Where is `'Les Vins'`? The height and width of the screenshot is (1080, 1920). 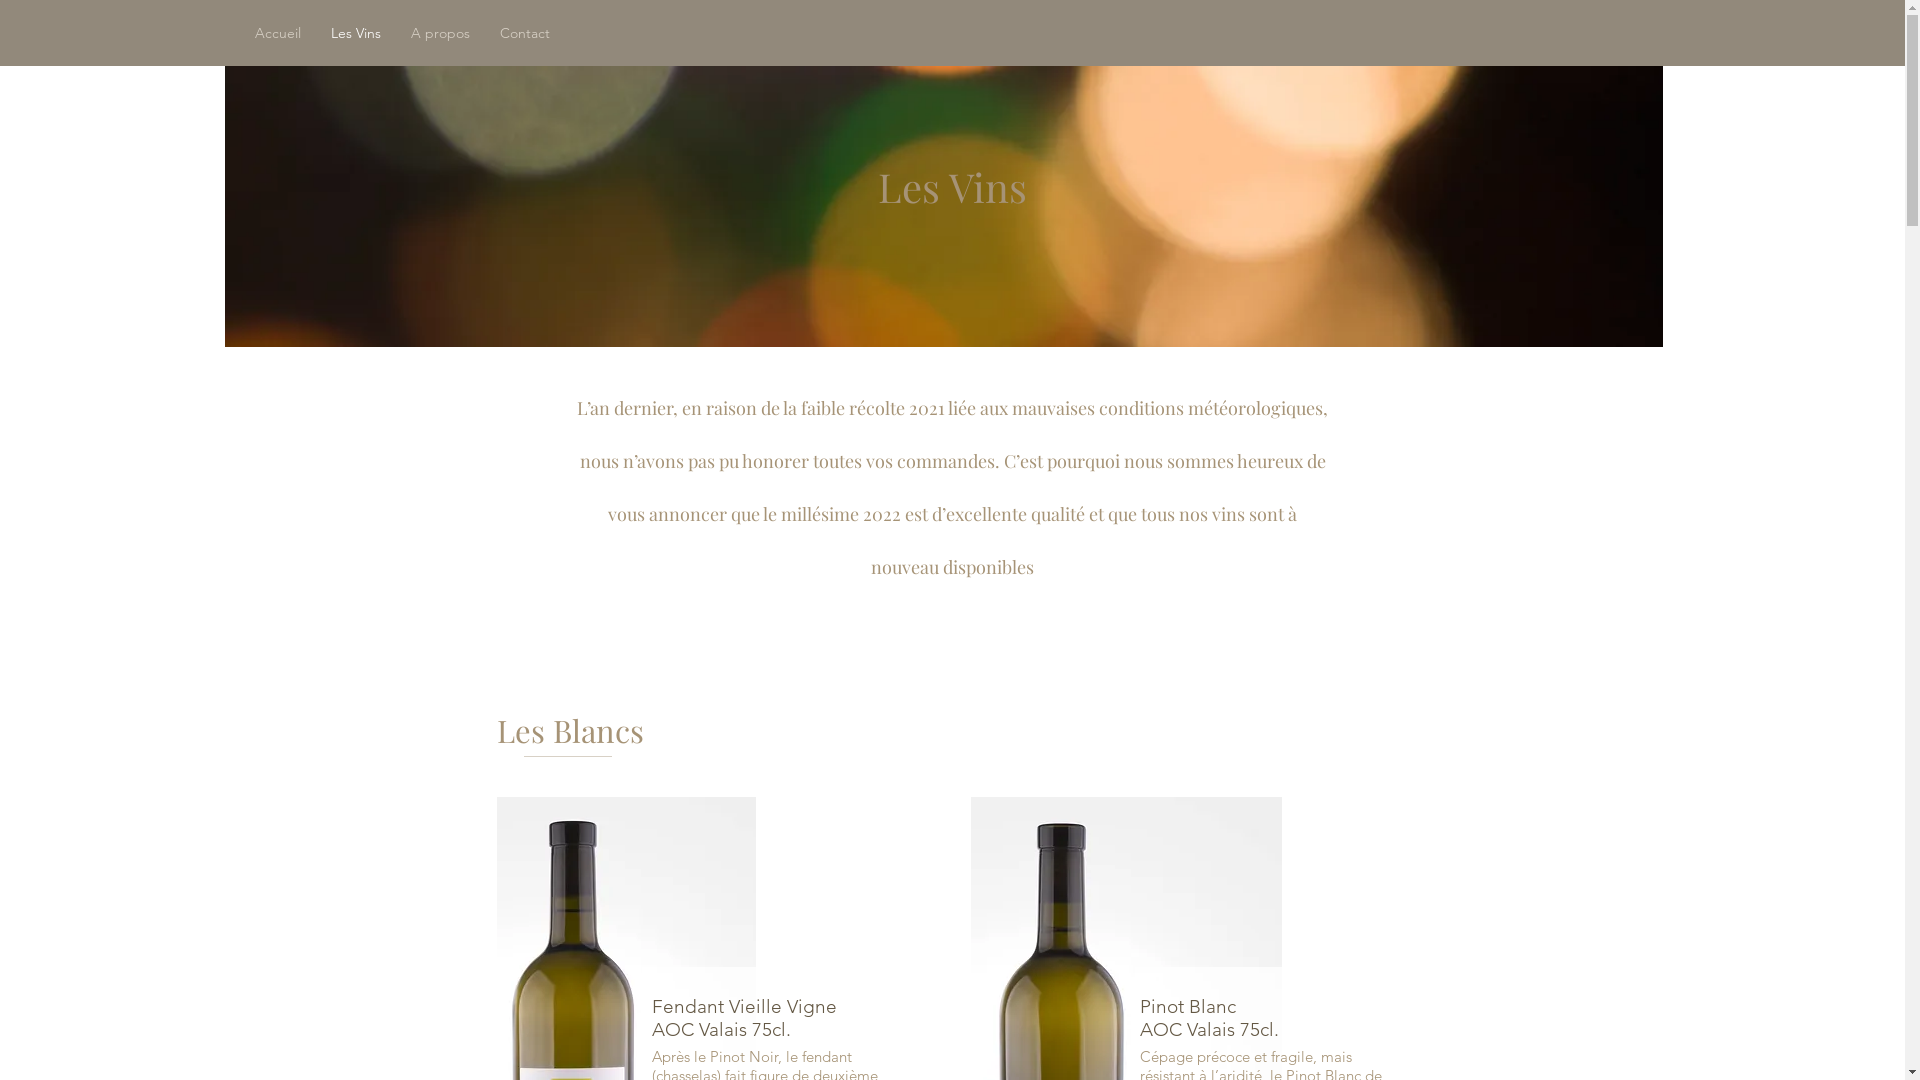
'Les Vins' is located at coordinates (315, 33).